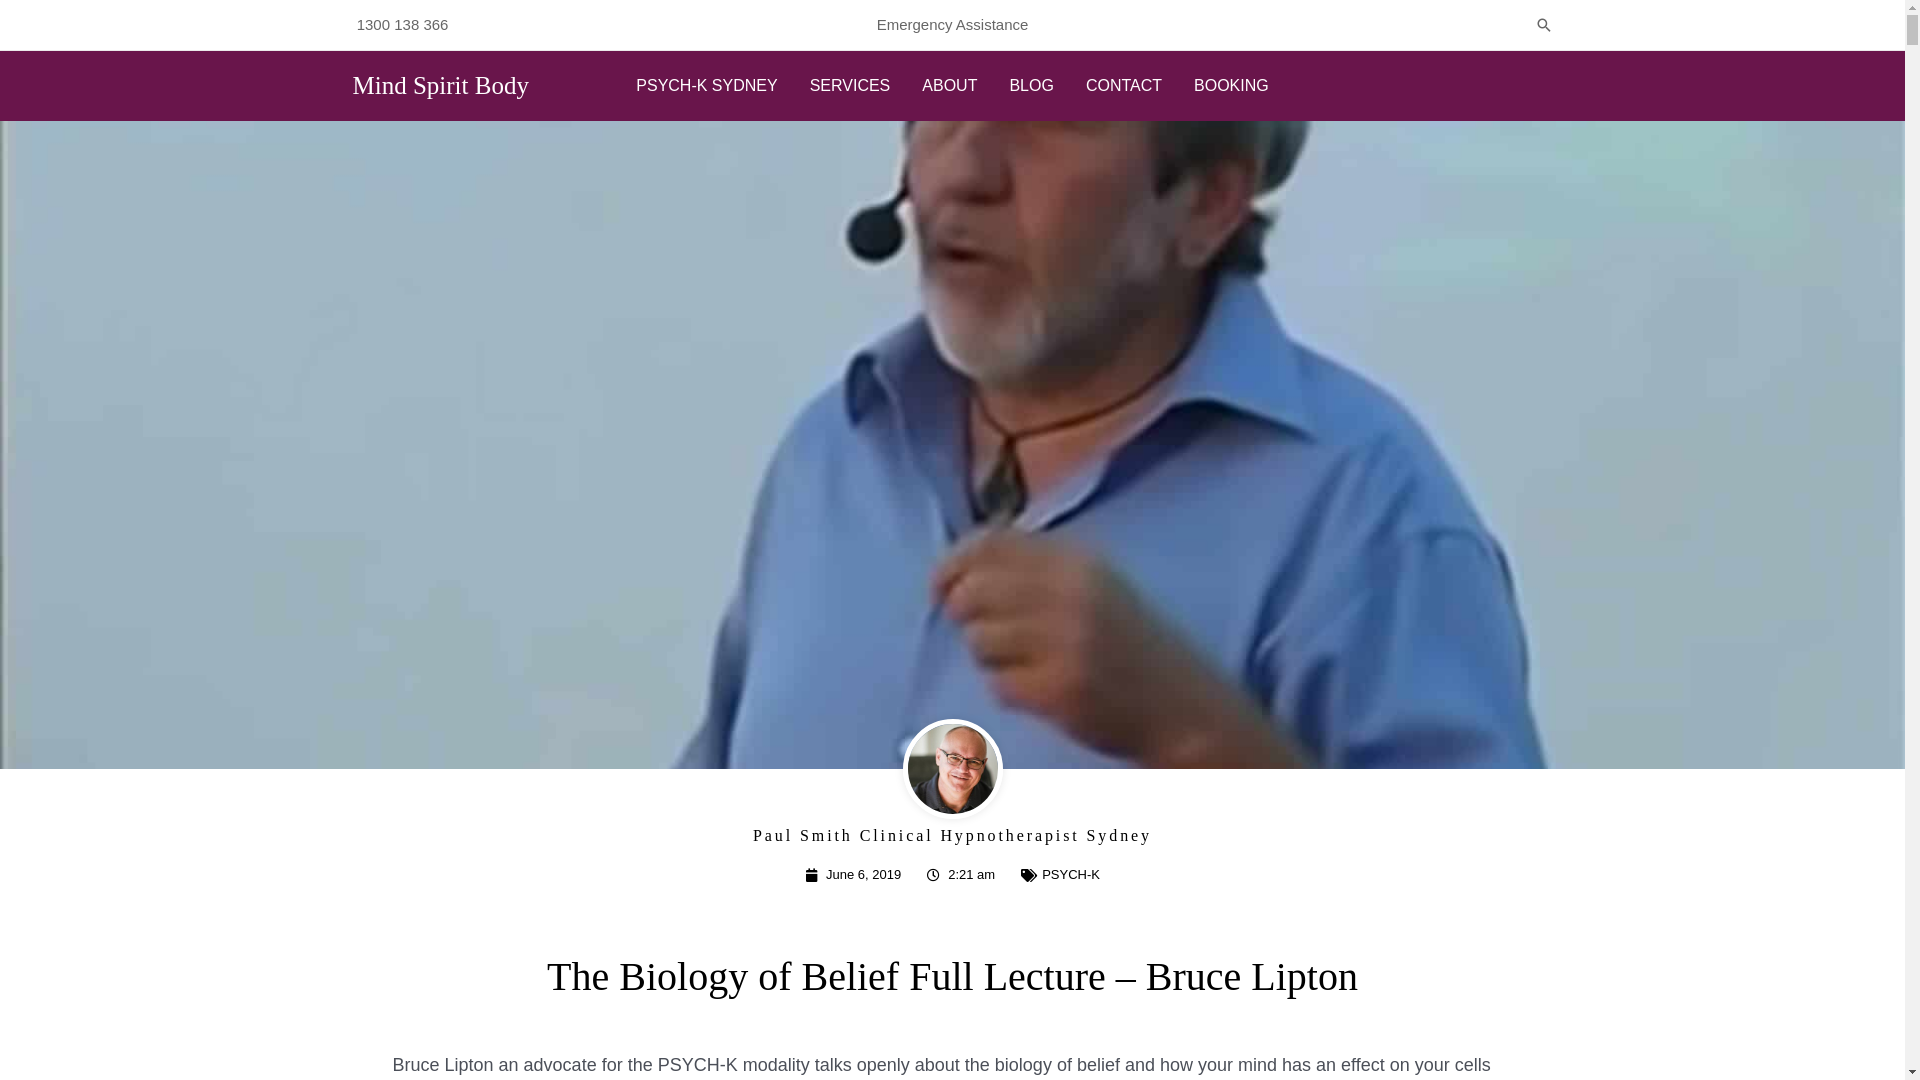 This screenshot has height=1080, width=1920. What do you see at coordinates (1031, 84) in the screenshot?
I see `'BLOG'` at bounding box center [1031, 84].